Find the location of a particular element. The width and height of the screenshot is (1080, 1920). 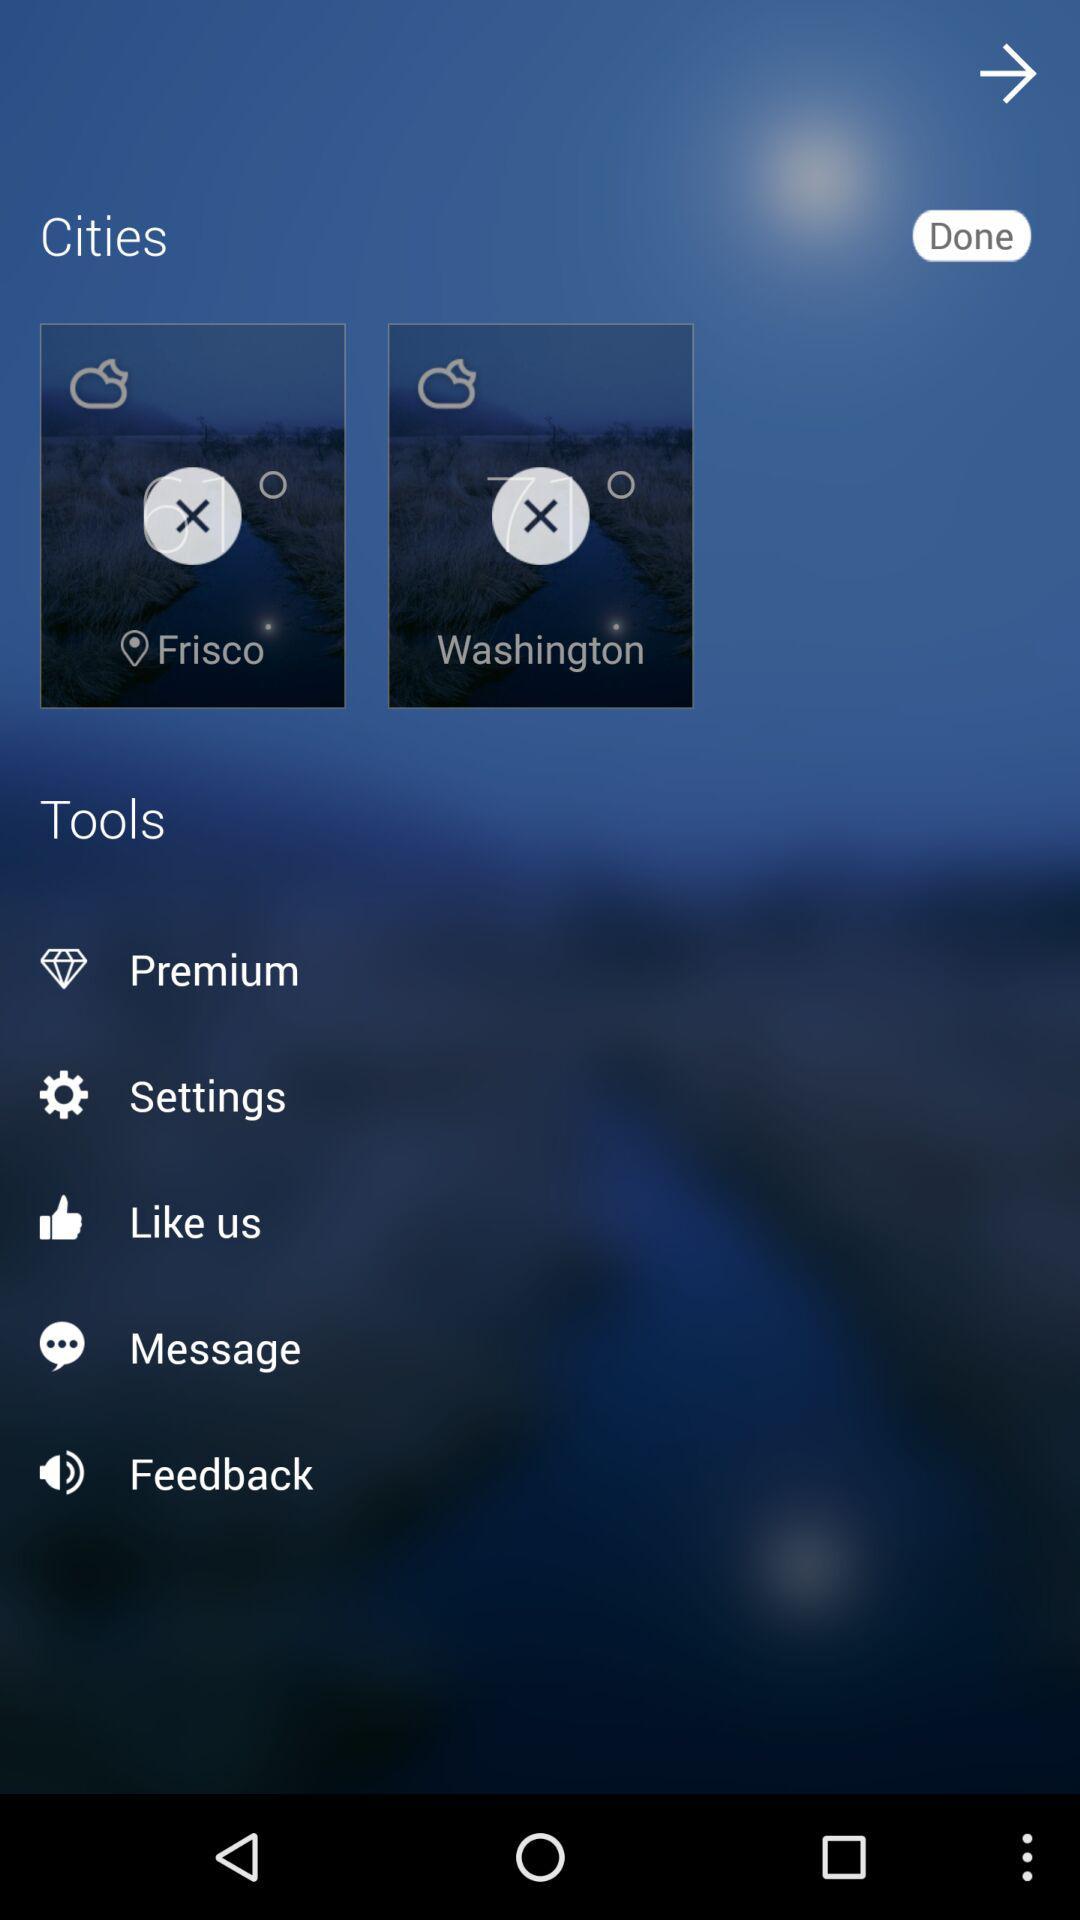

settings icon is located at coordinates (540, 1093).